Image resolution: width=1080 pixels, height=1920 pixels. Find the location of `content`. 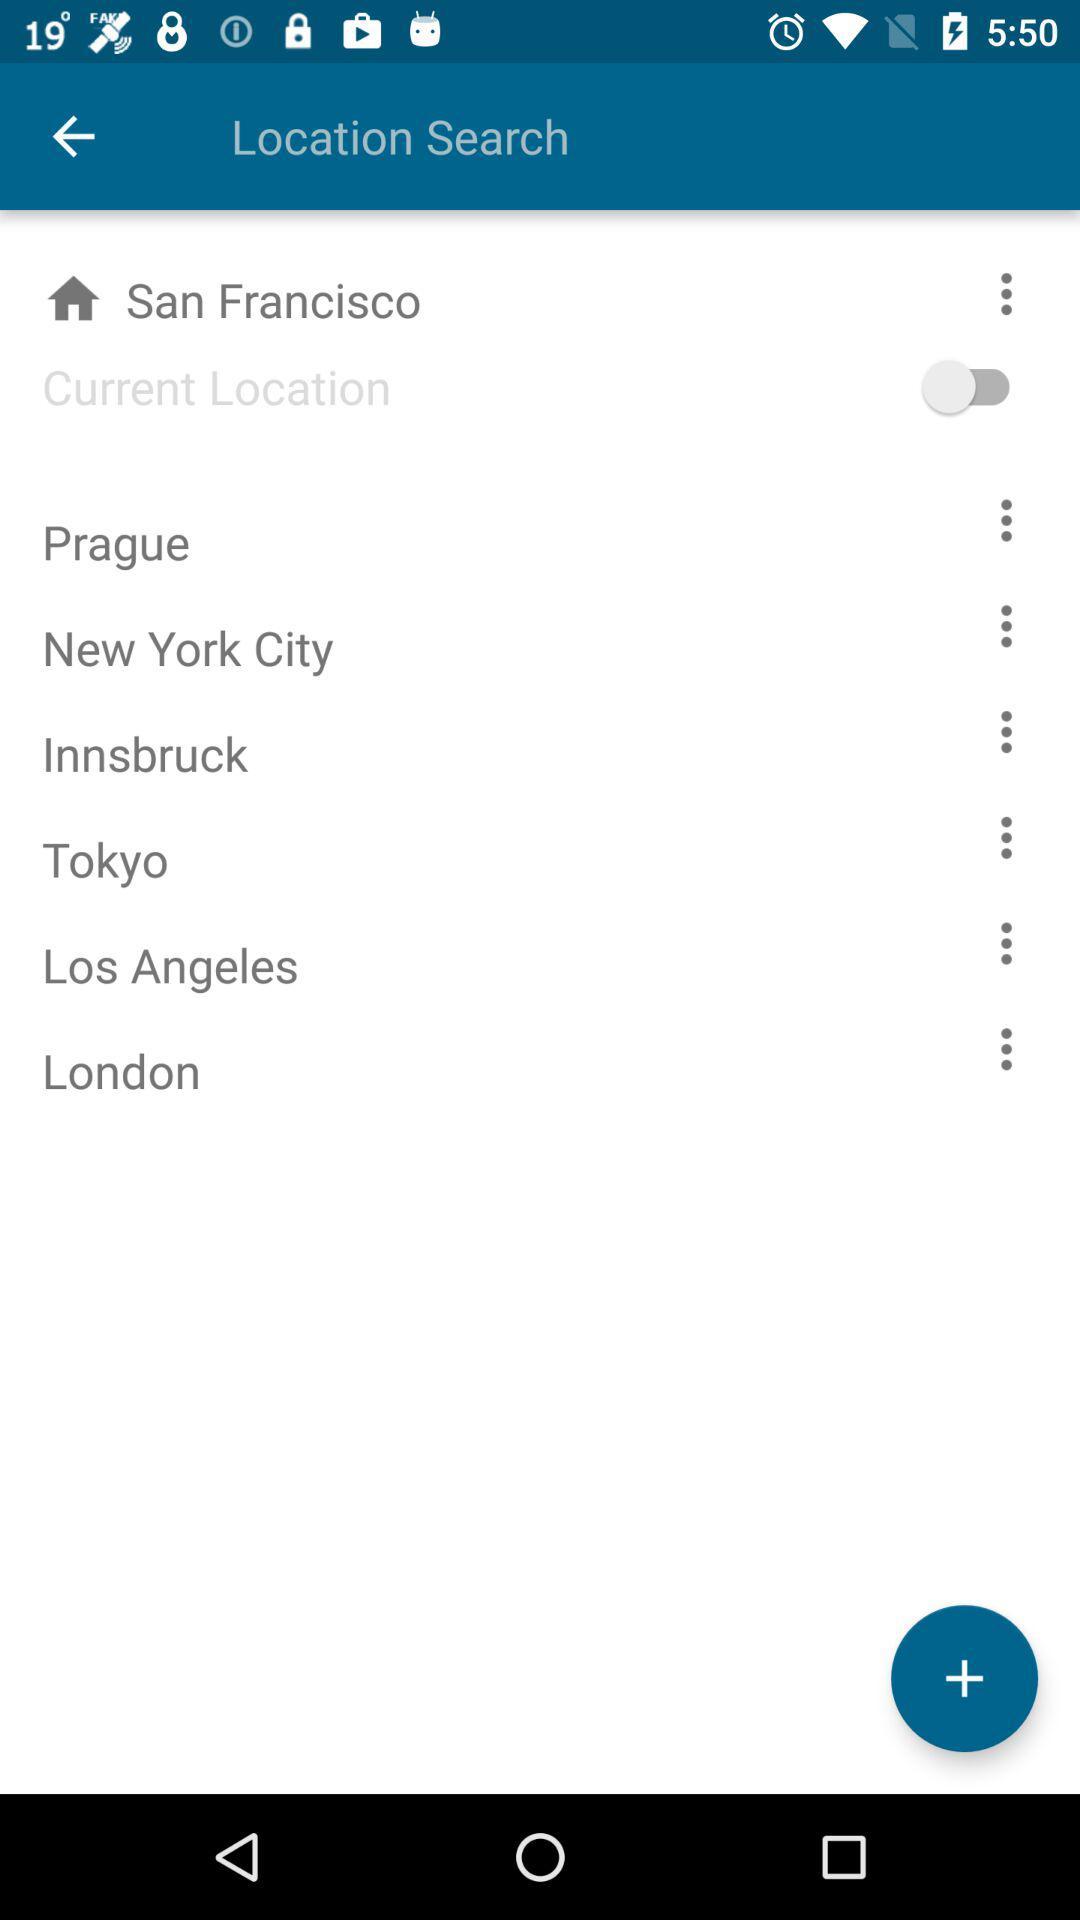

content is located at coordinates (1006, 730).